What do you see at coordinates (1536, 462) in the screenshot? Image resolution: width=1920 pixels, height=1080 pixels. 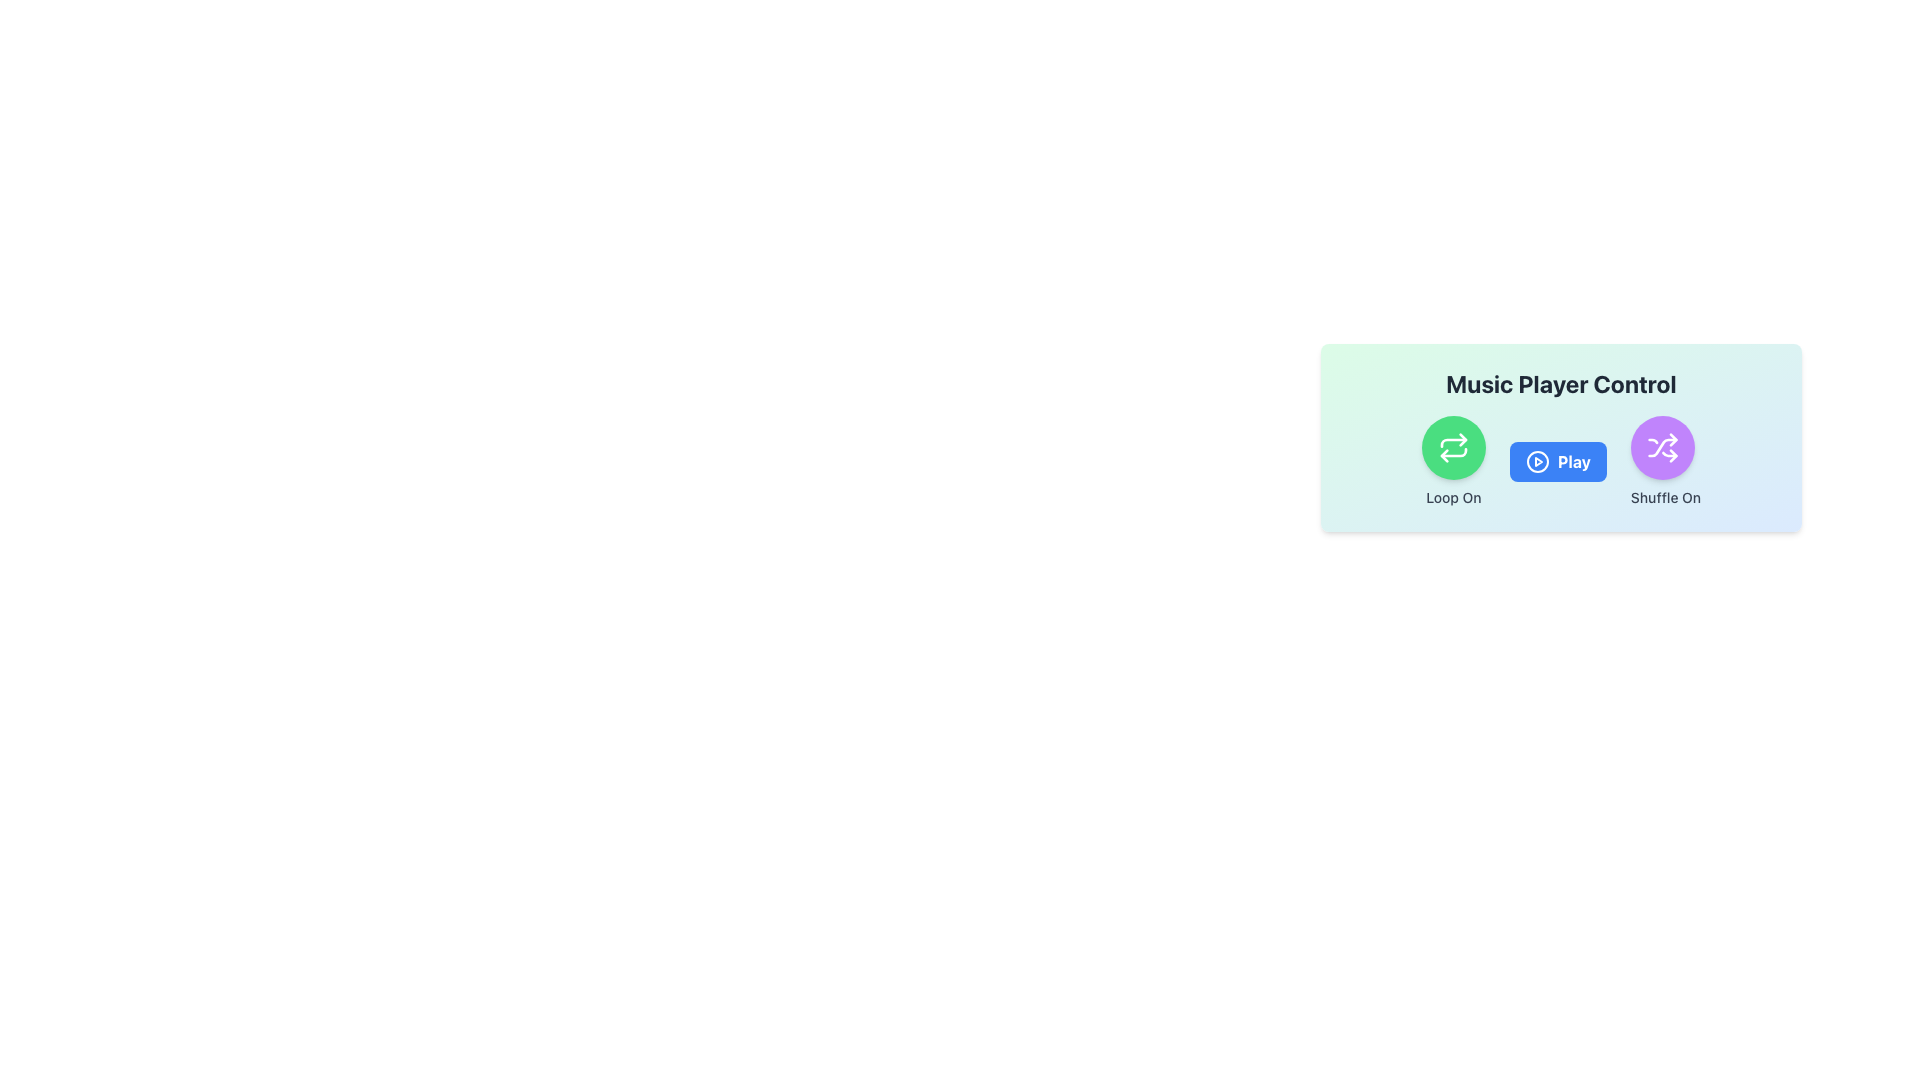 I see `the play action icon located on the 'Play' button within the 'Music Player Control', which is visually represented to indicate media play functionality` at bounding box center [1536, 462].